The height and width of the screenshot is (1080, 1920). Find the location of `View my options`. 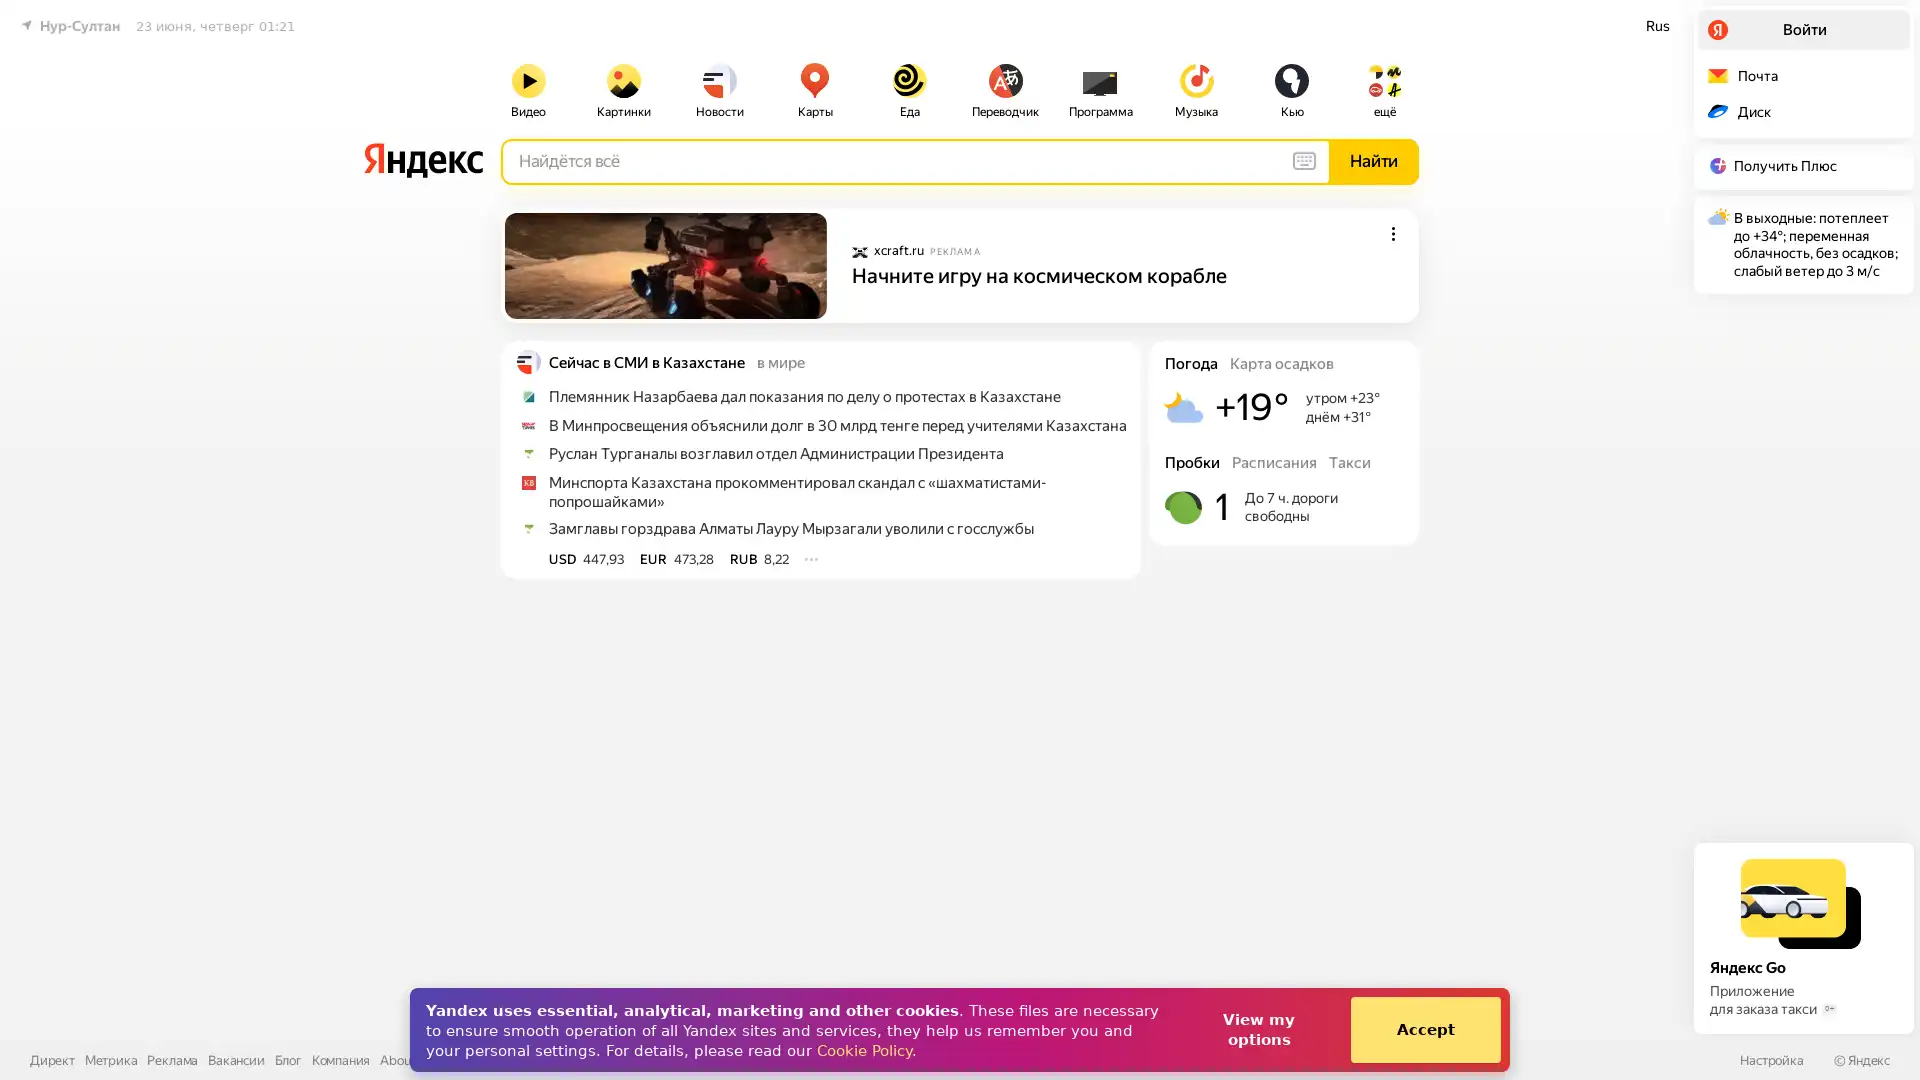

View my options is located at coordinates (1257, 1029).